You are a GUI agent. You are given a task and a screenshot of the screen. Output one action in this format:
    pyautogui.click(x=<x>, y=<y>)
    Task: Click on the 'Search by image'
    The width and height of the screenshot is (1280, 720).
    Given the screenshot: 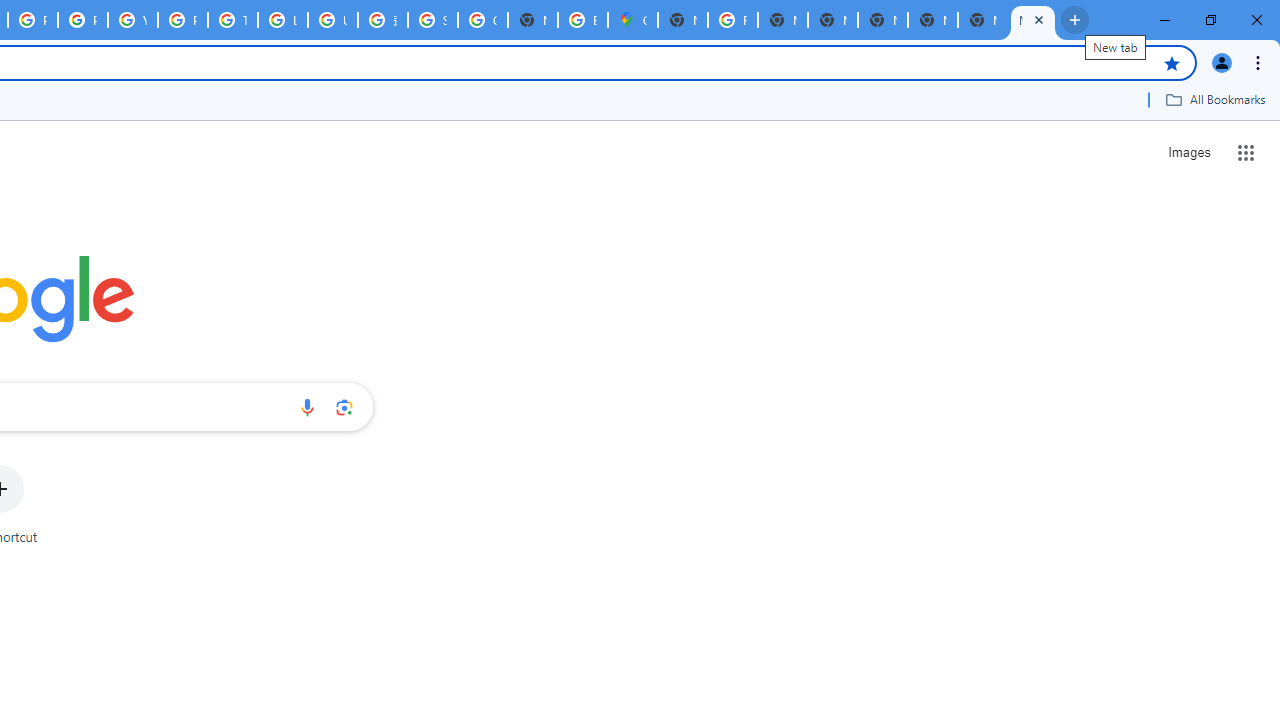 What is the action you would take?
    pyautogui.click(x=344, y=406)
    